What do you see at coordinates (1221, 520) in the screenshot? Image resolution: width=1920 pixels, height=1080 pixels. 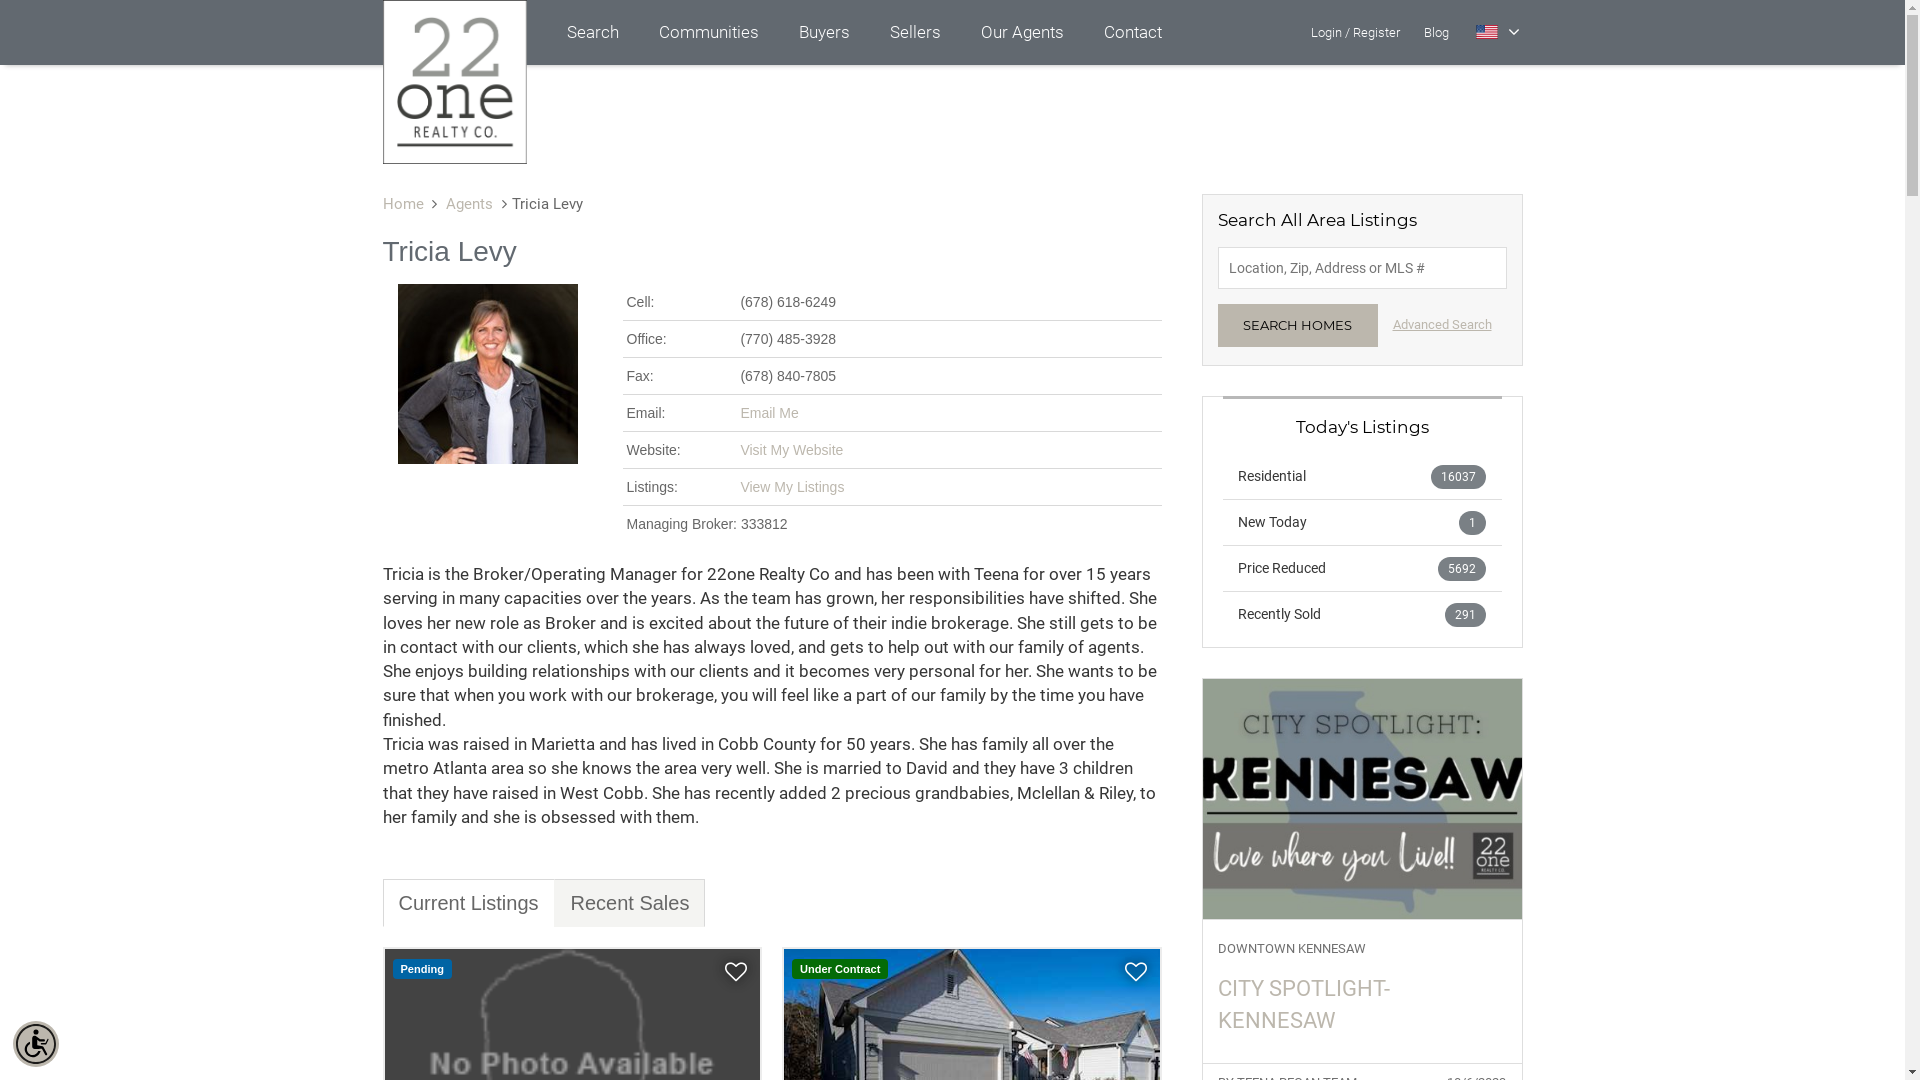 I see `'New Today` at bounding box center [1221, 520].